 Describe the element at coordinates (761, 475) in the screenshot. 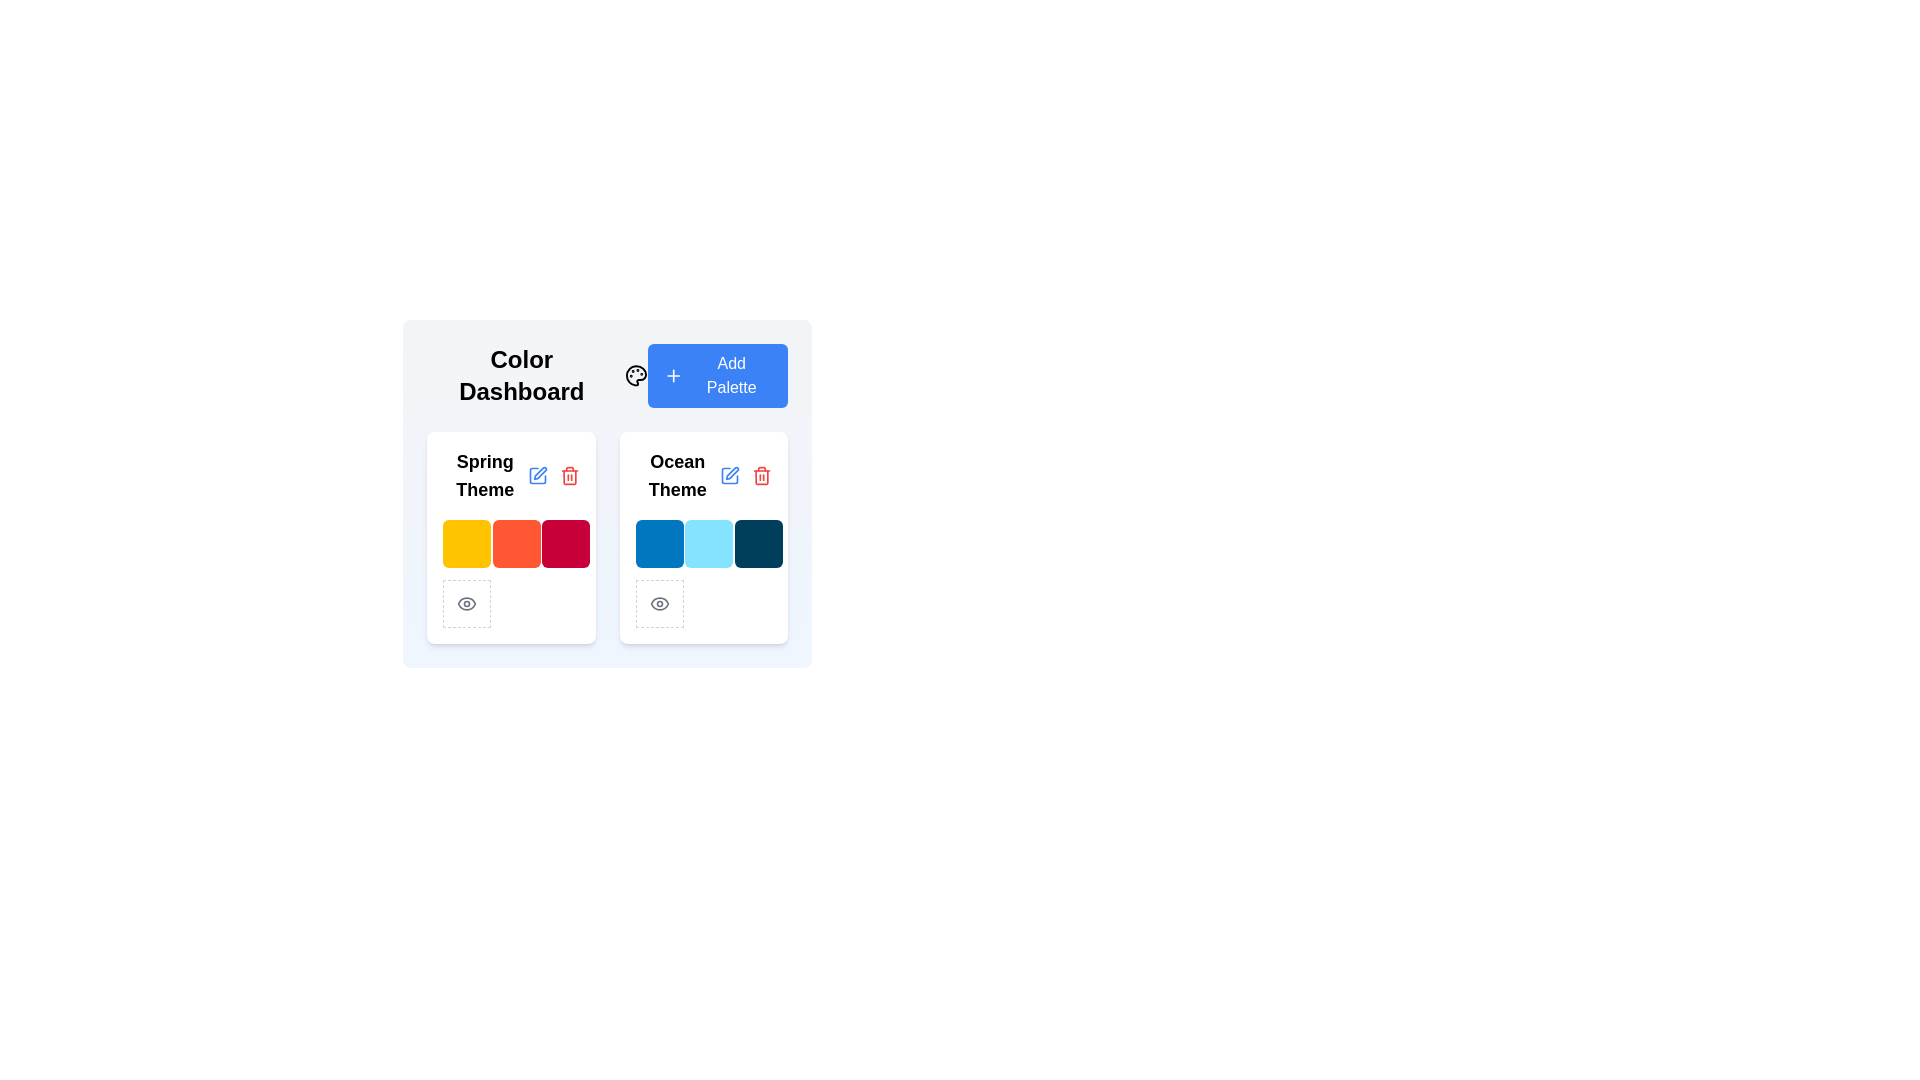

I see `the delete button located at the top-right of the 'Ocean Theme' block` at that location.